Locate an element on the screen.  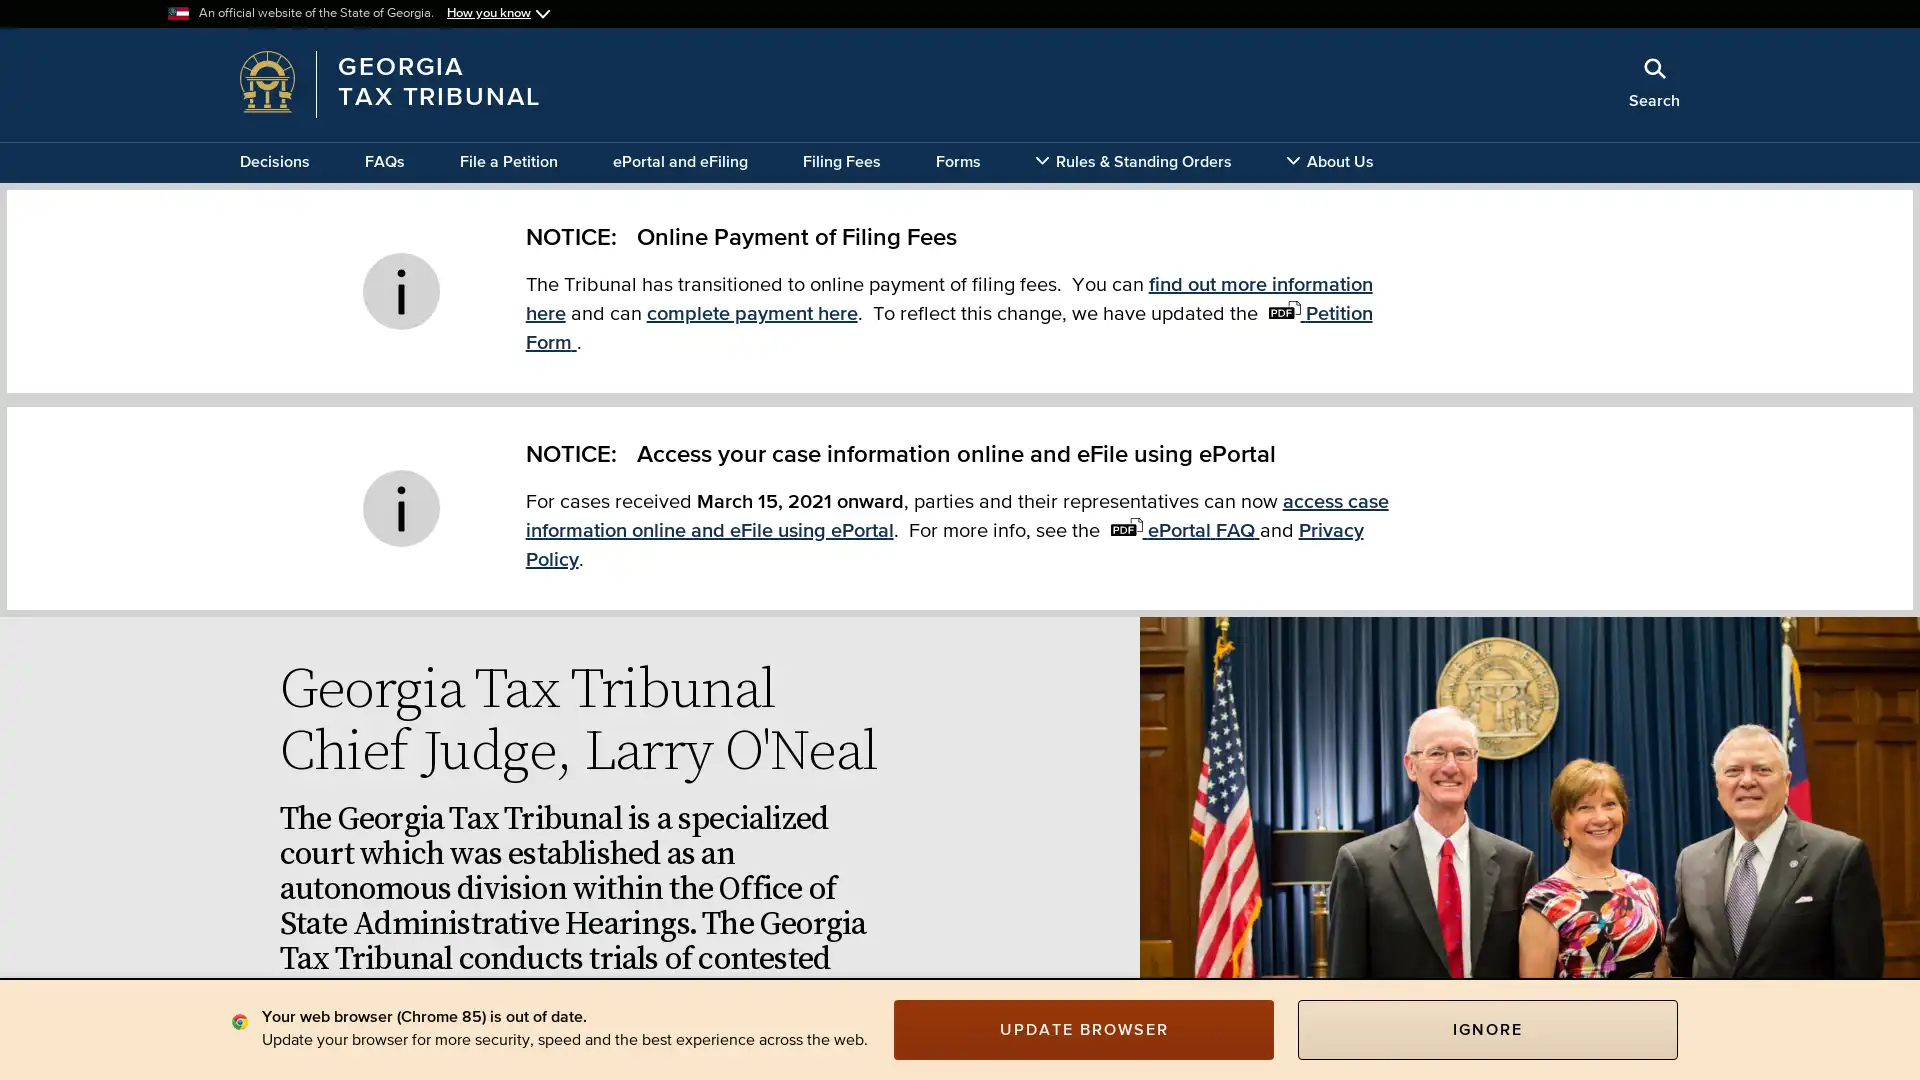
IGNORE is located at coordinates (1488, 1029).